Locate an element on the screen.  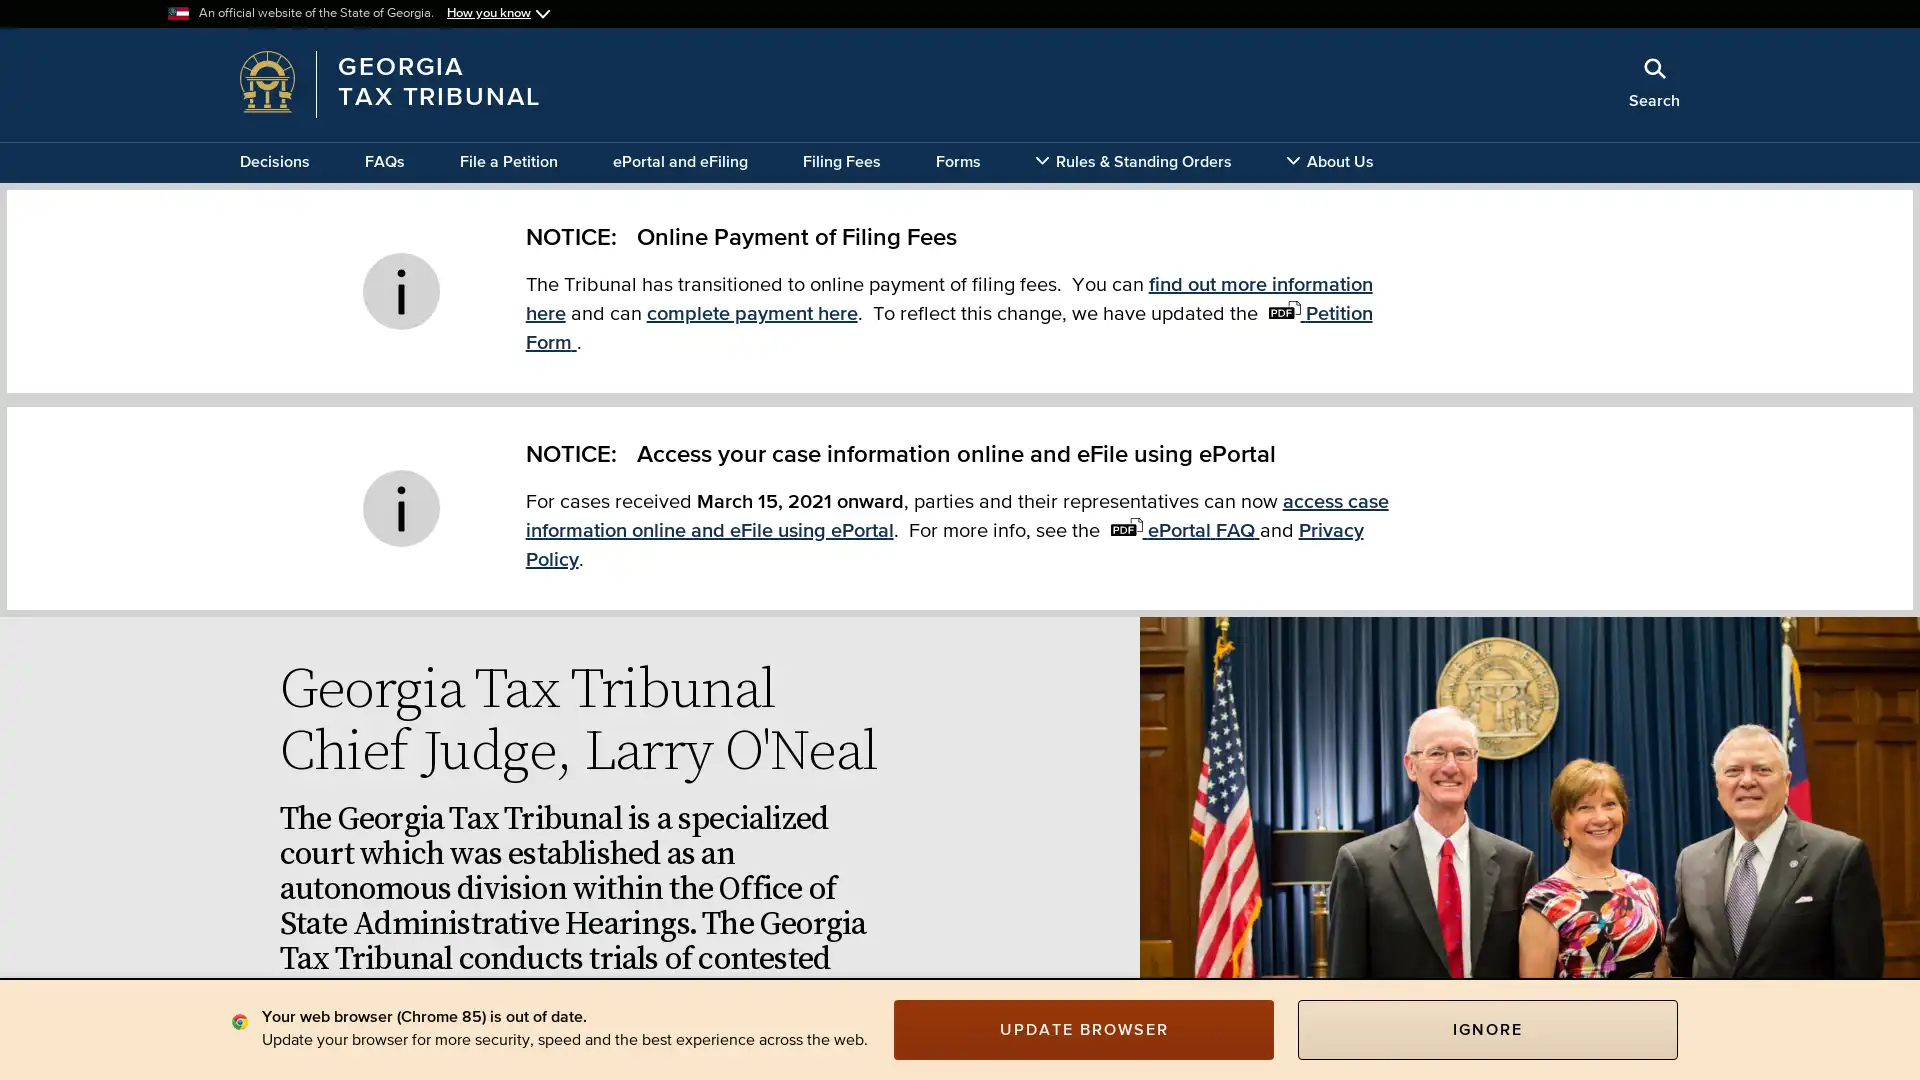
IGNORE is located at coordinates (1488, 1029).